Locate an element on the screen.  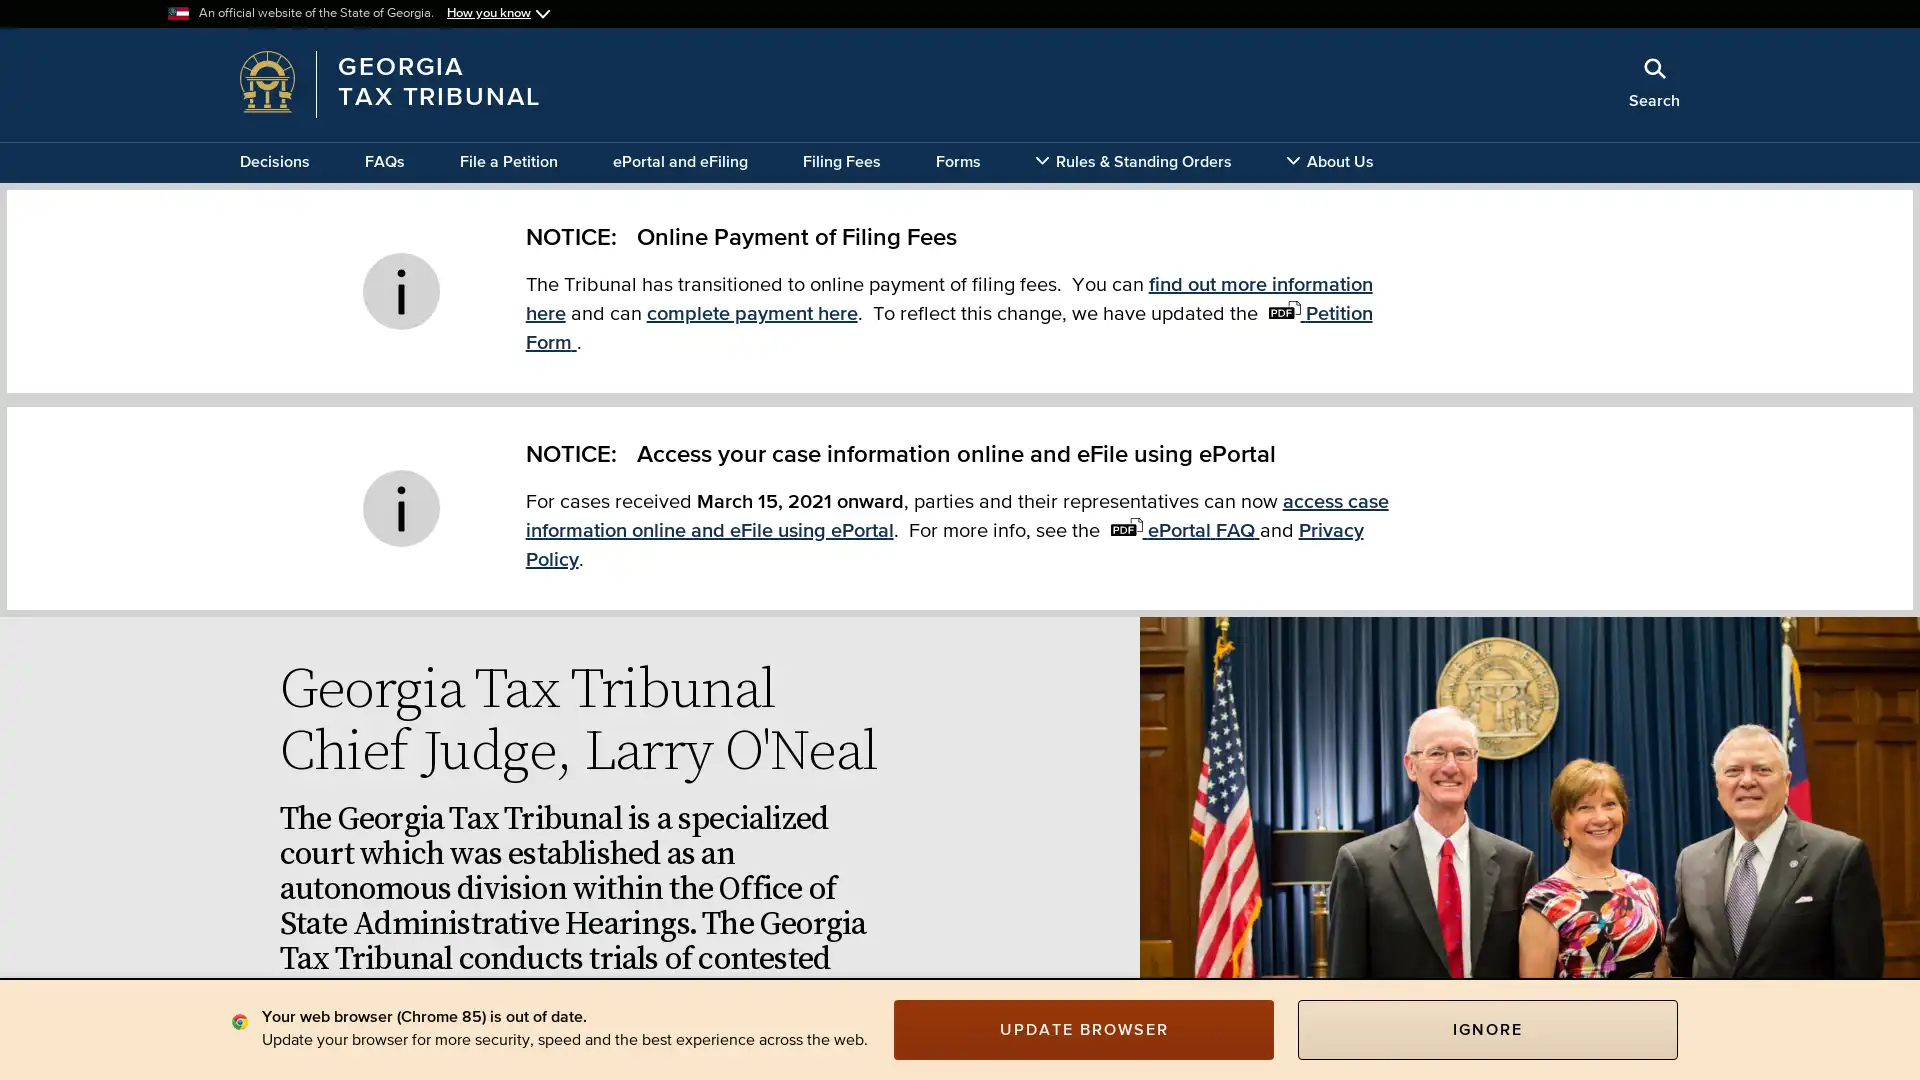
IGNORE is located at coordinates (1488, 1029).